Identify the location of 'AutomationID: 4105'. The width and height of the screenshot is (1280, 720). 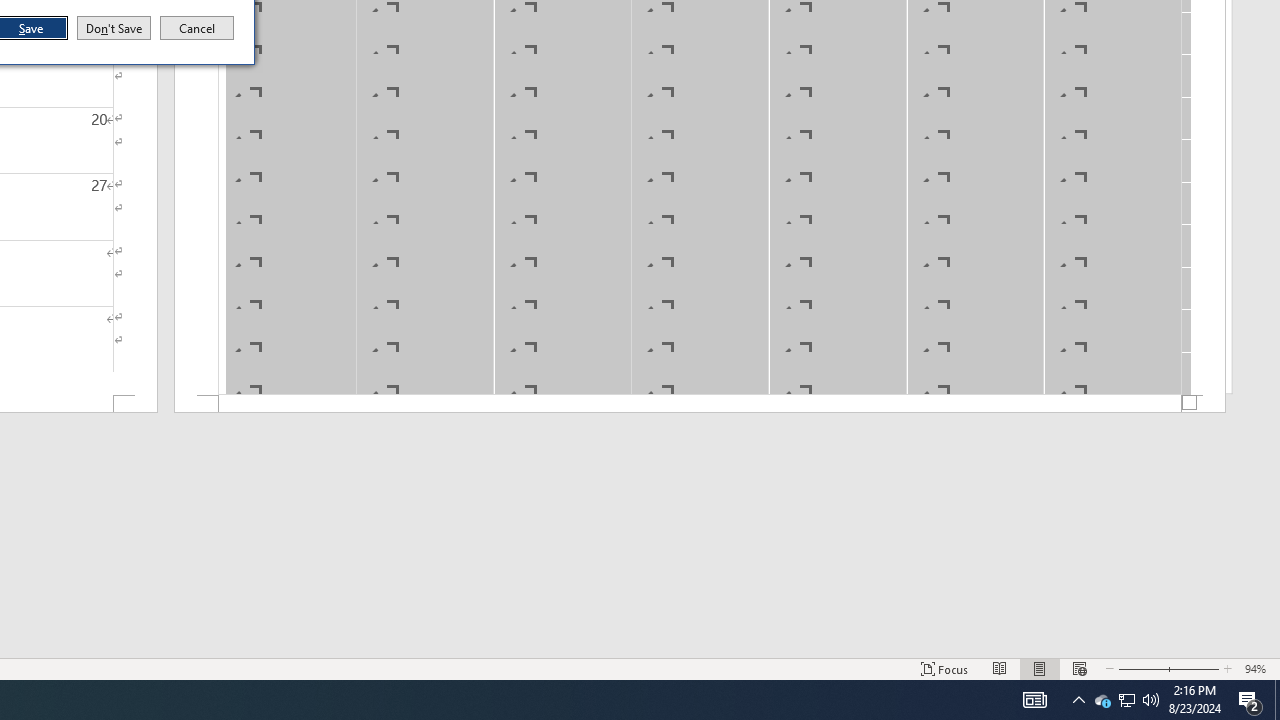
(1034, 698).